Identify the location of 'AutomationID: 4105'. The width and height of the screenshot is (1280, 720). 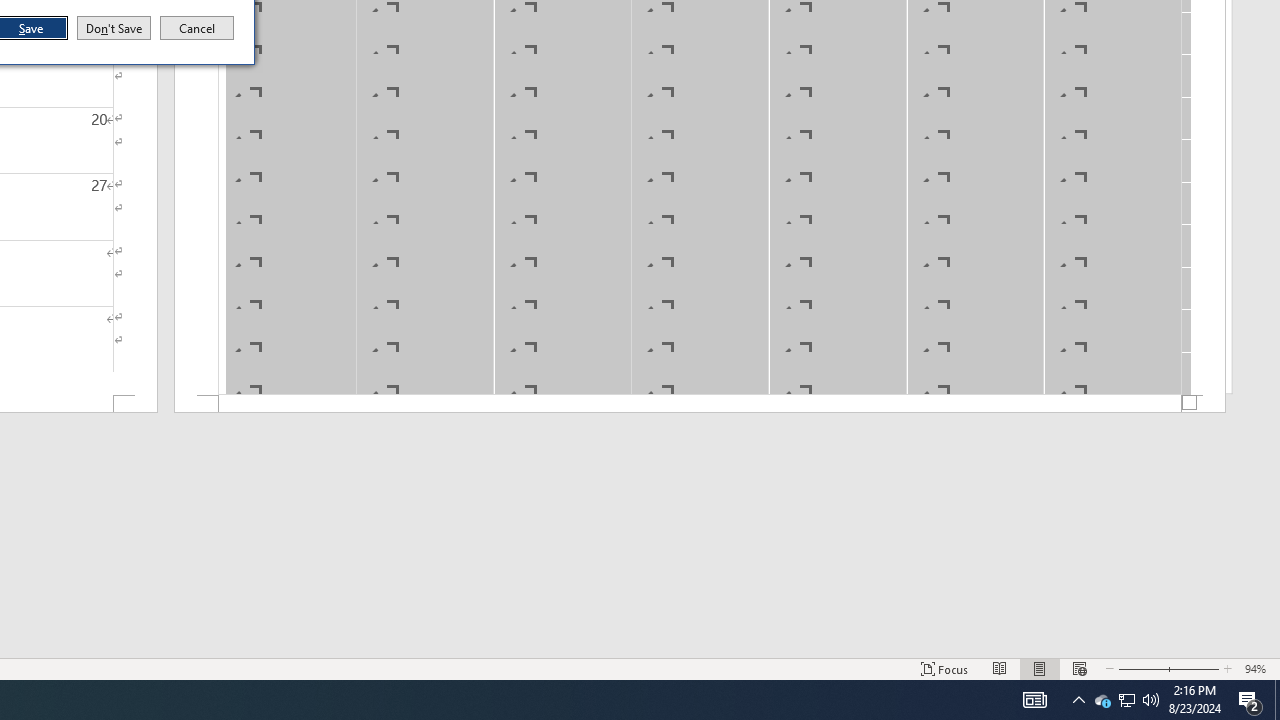
(1034, 698).